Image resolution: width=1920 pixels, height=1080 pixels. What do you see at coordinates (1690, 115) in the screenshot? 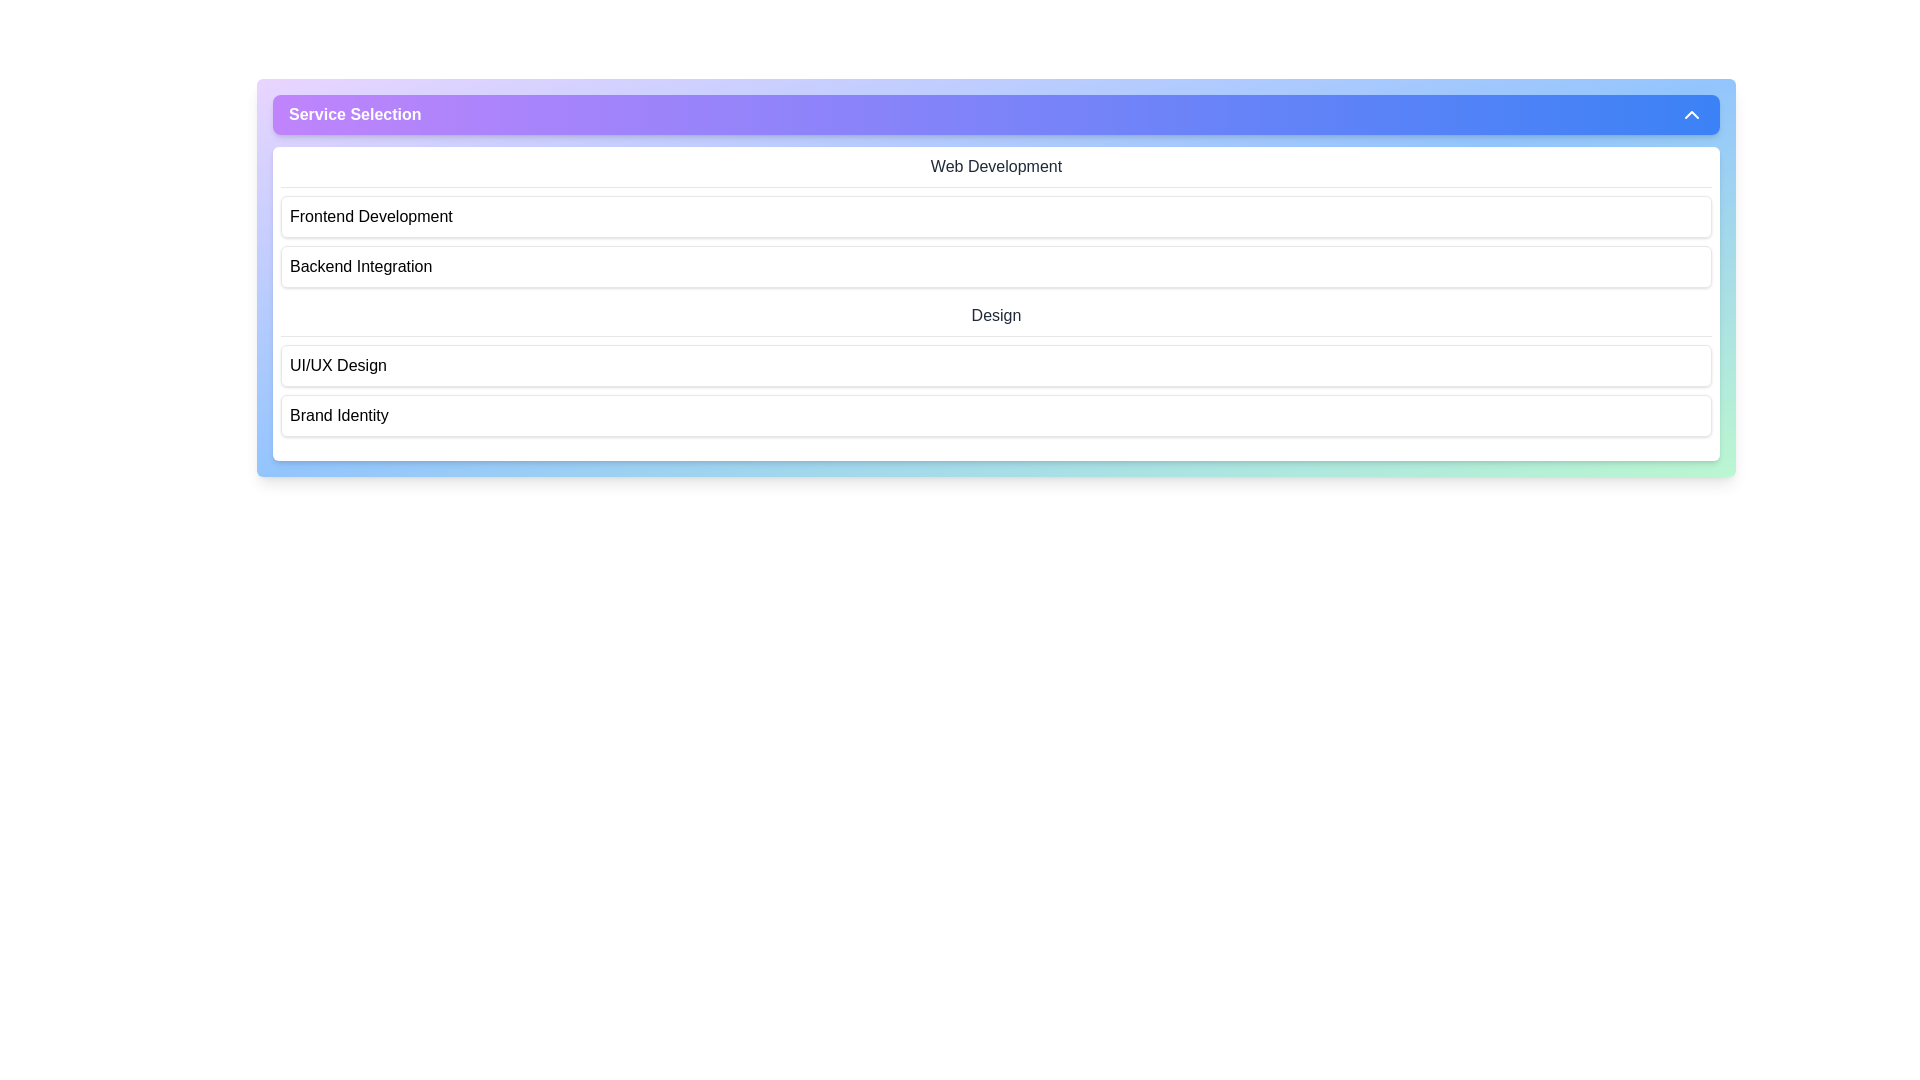
I see `the upward triangular toggle icon located at the far right of the 'Service Selection' header` at bounding box center [1690, 115].